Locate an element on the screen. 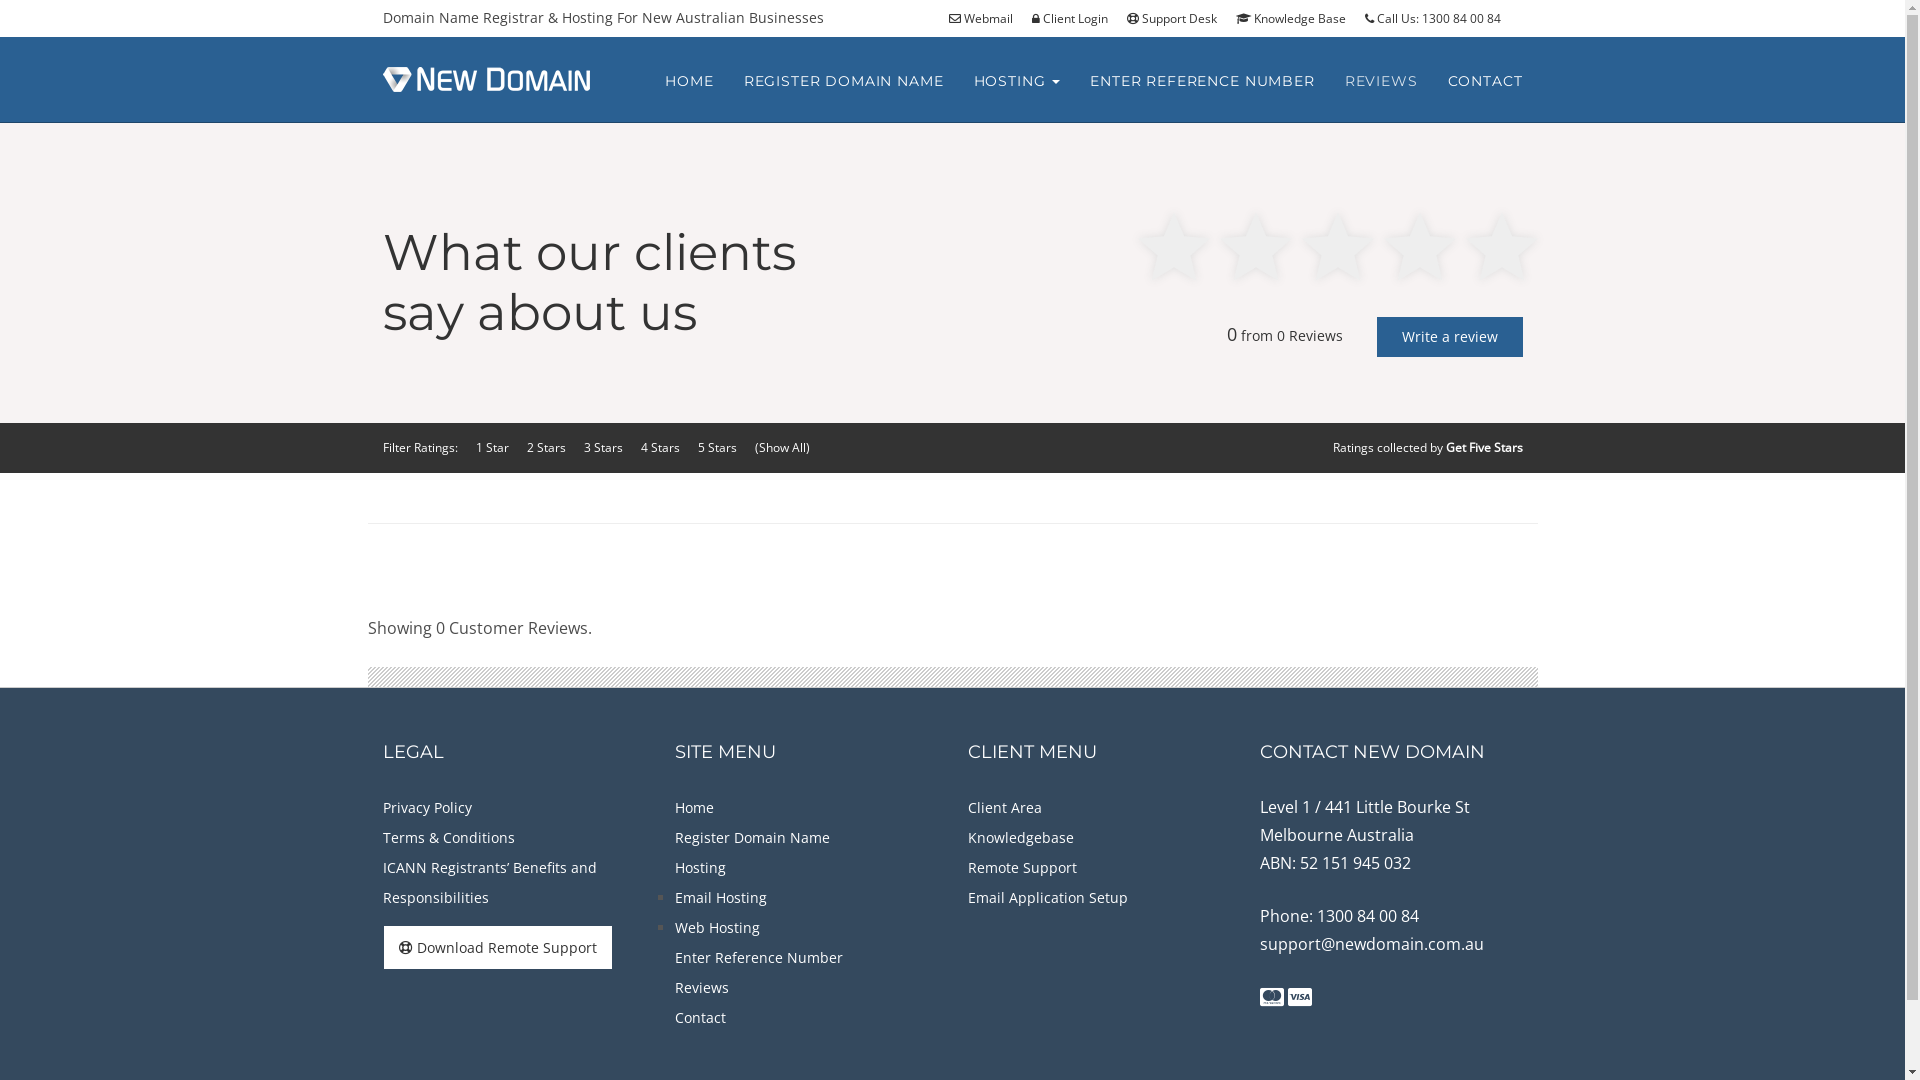  'Privacy Policy' is located at coordinates (425, 806).